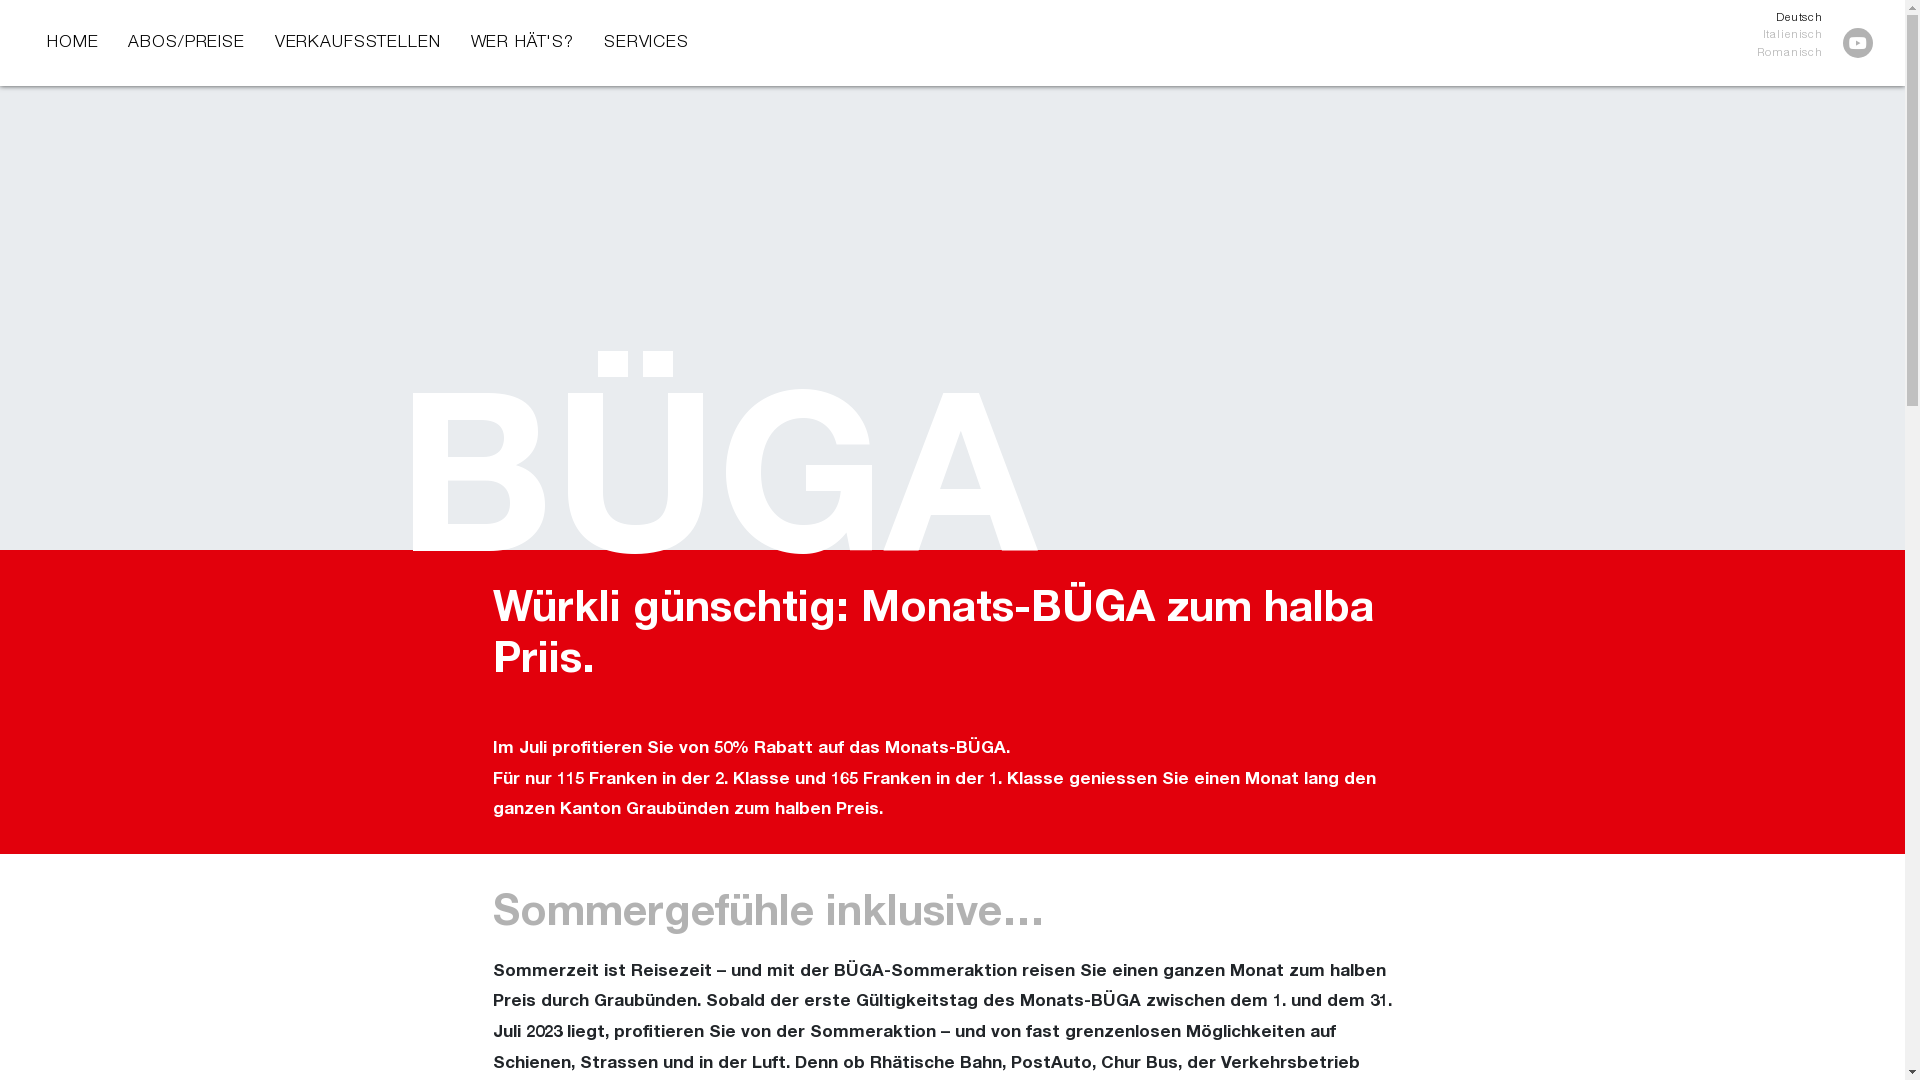 This screenshot has height=1080, width=1920. I want to click on 'ABOS/PREISE', so click(186, 42).